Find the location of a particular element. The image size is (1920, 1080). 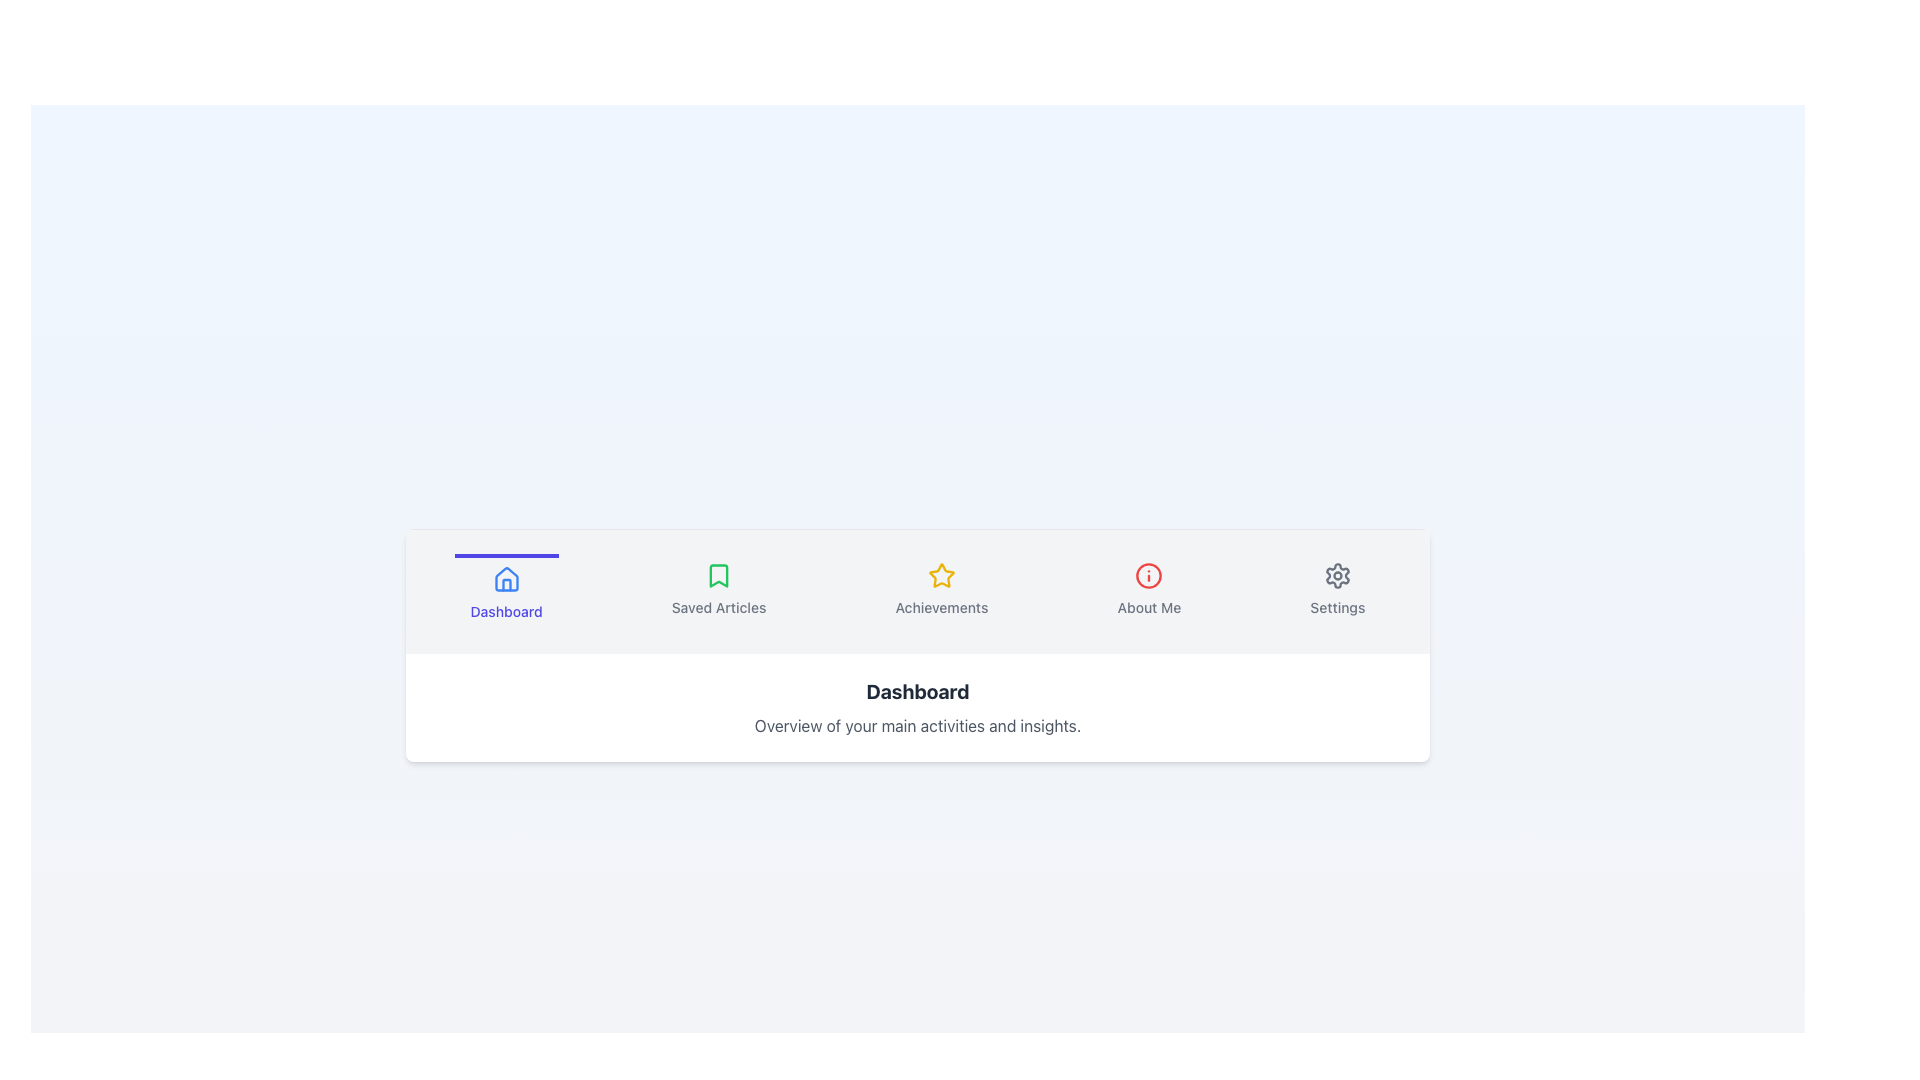

the leftmost button in the horizontal navigation bar to highlight it is located at coordinates (506, 590).